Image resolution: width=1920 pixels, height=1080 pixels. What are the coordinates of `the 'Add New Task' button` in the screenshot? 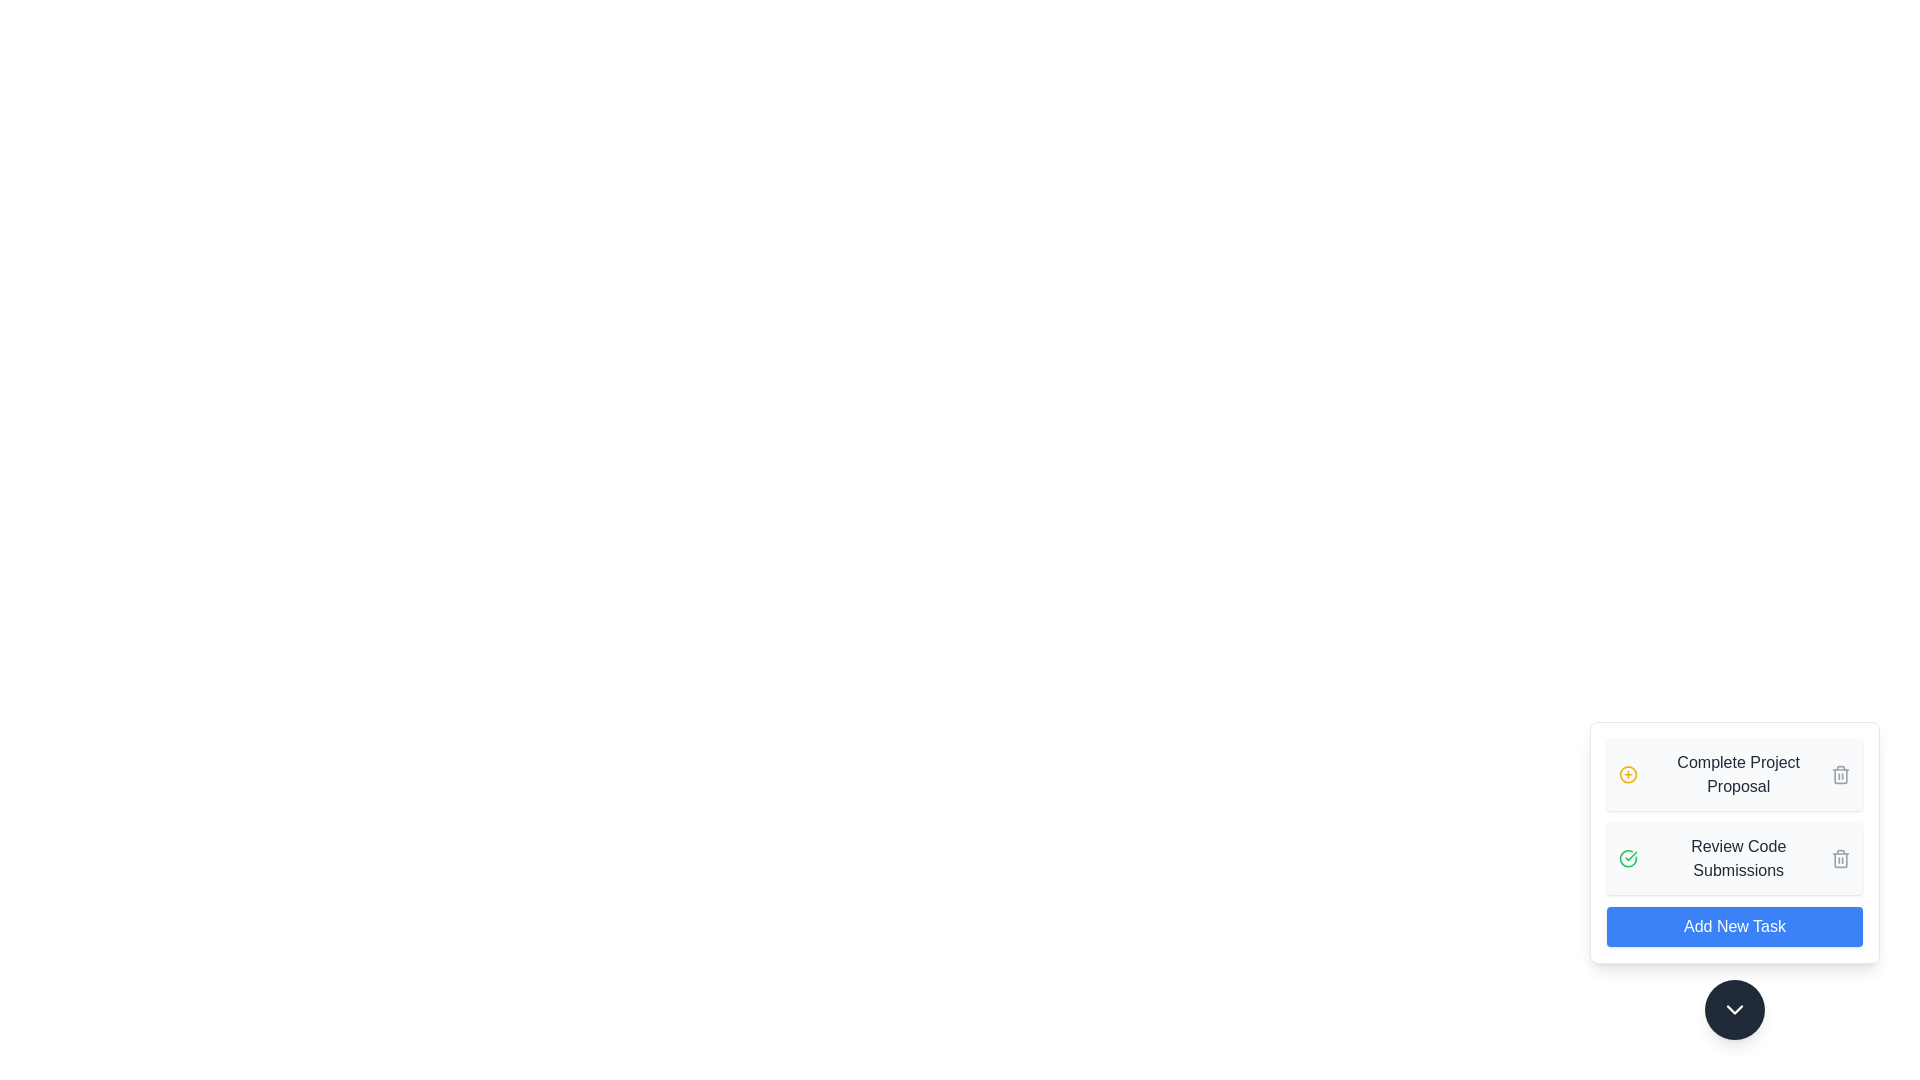 It's located at (1733, 926).